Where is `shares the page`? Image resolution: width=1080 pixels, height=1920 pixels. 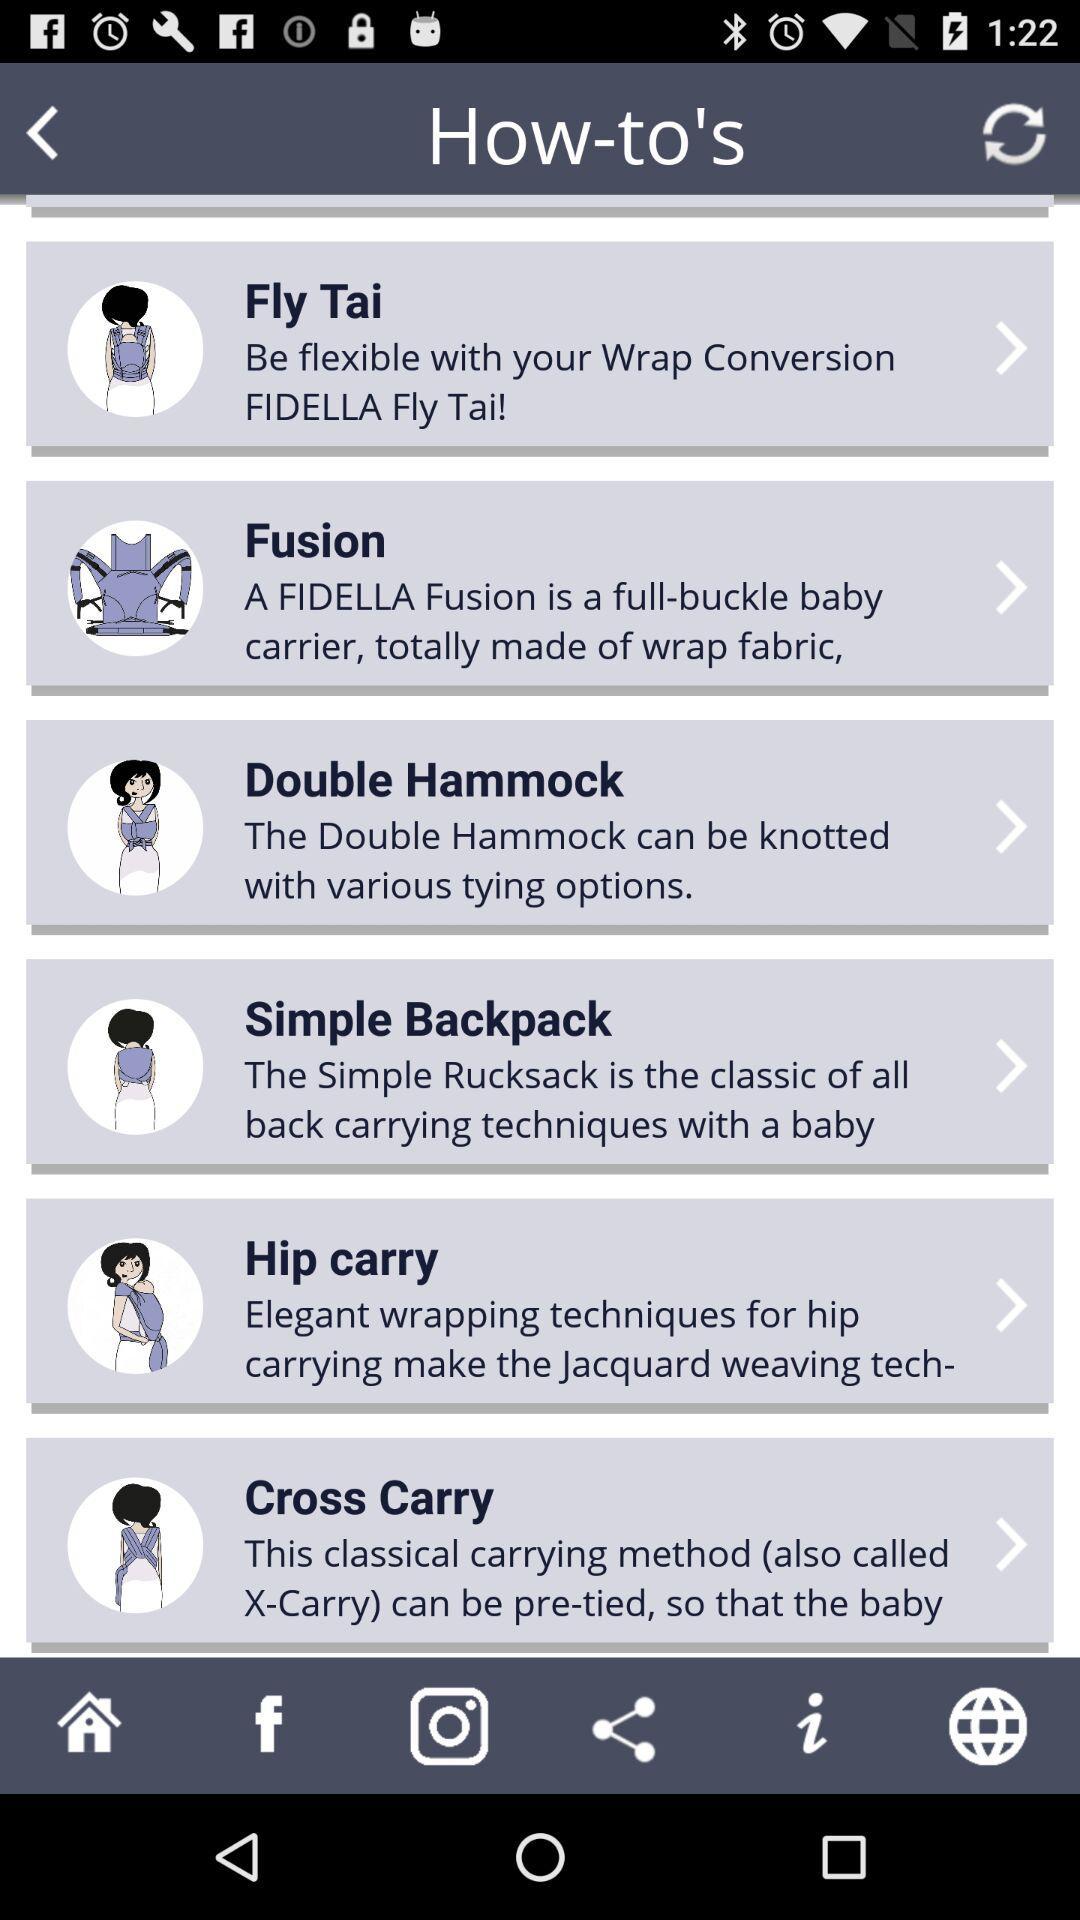
shares the page is located at coordinates (628, 1724).